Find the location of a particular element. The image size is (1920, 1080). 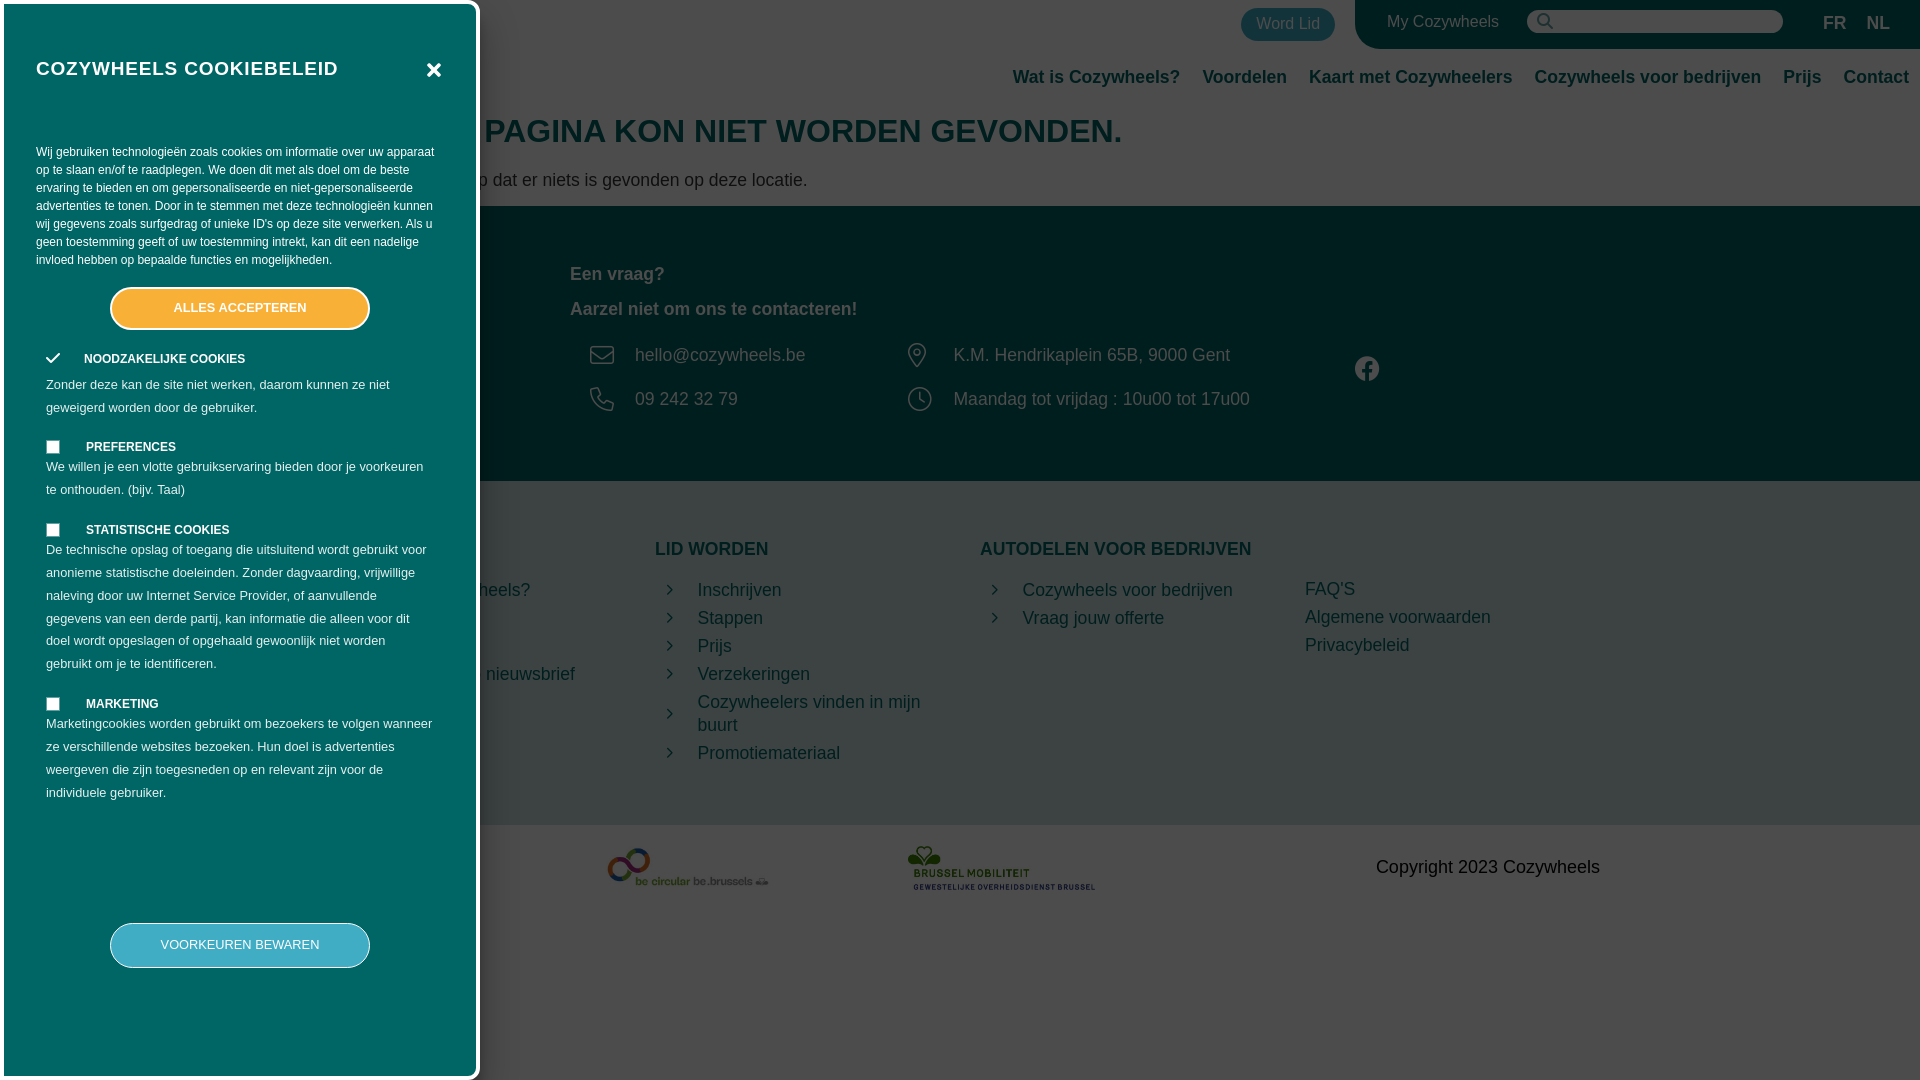

'Cozywheelers vinden in mijn buurt' is located at coordinates (796, 712).